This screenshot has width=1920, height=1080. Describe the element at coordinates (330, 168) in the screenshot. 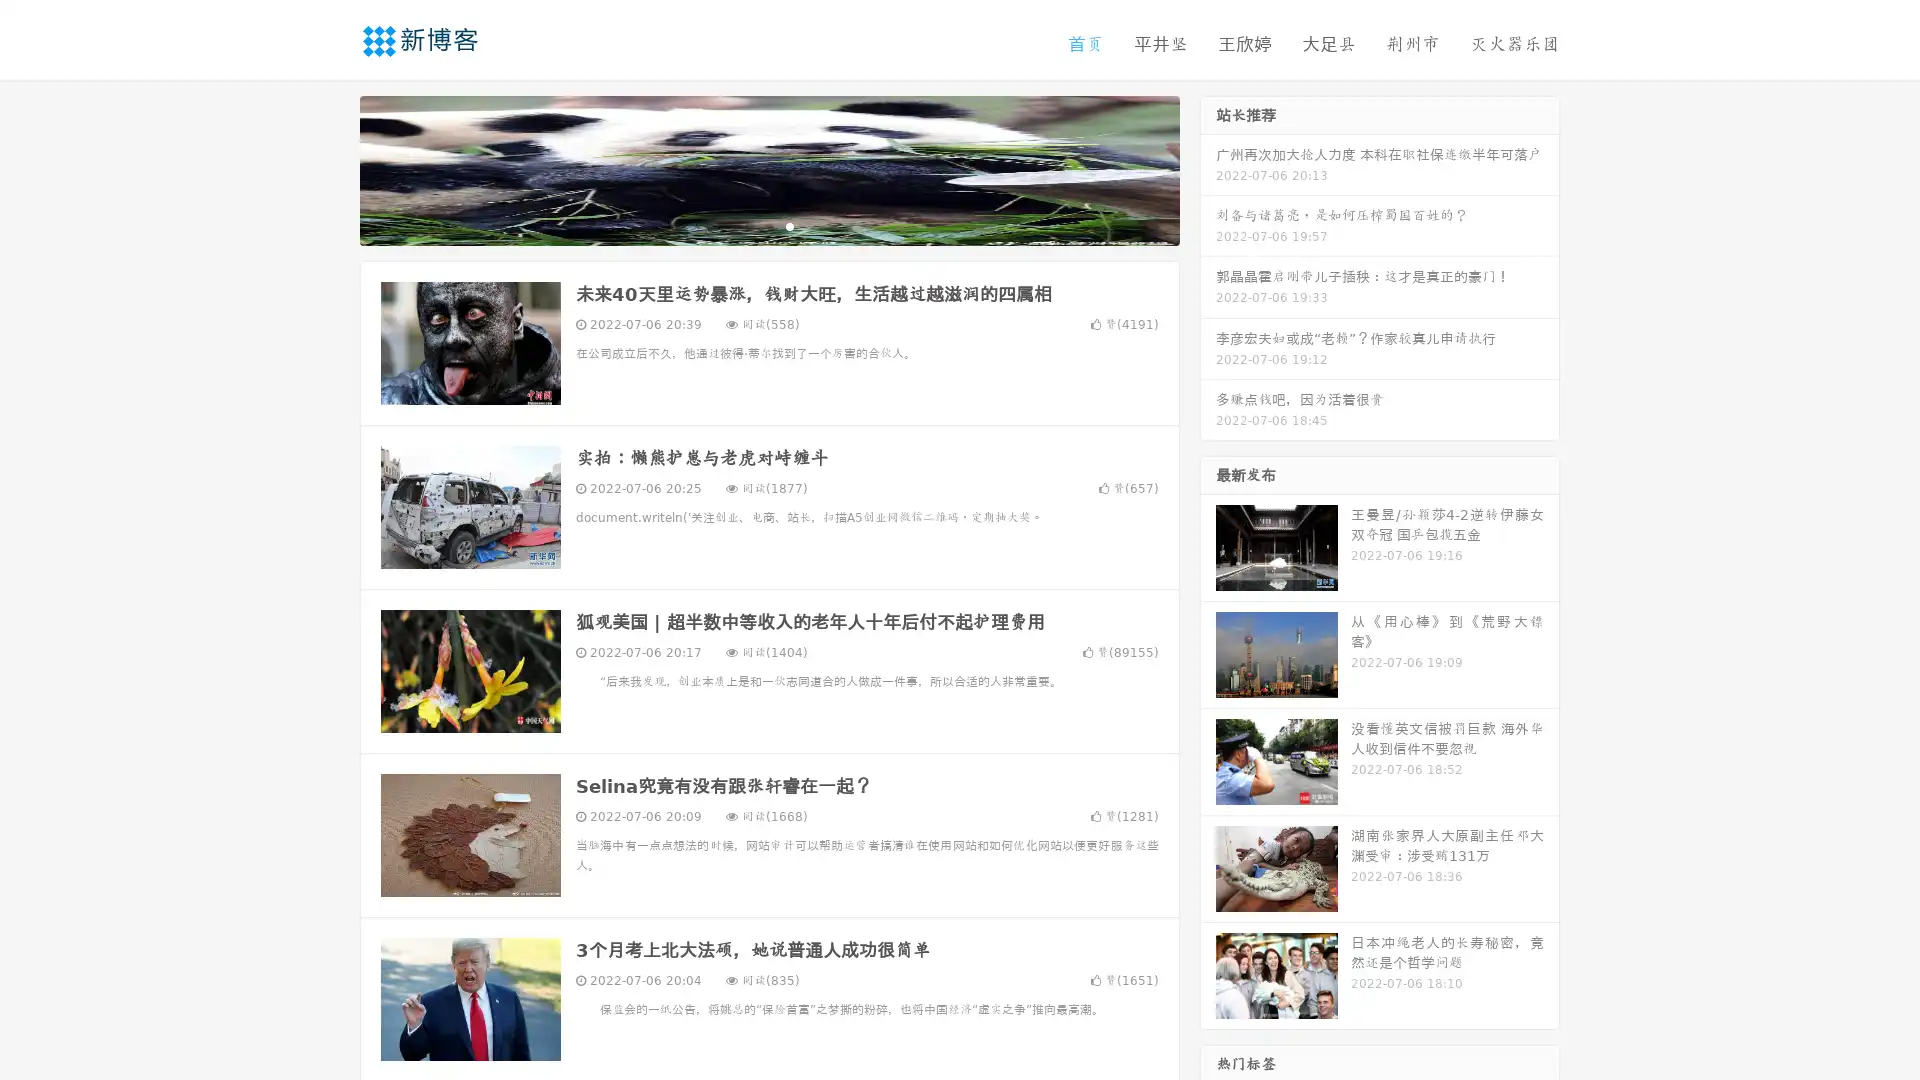

I see `Previous slide` at that location.